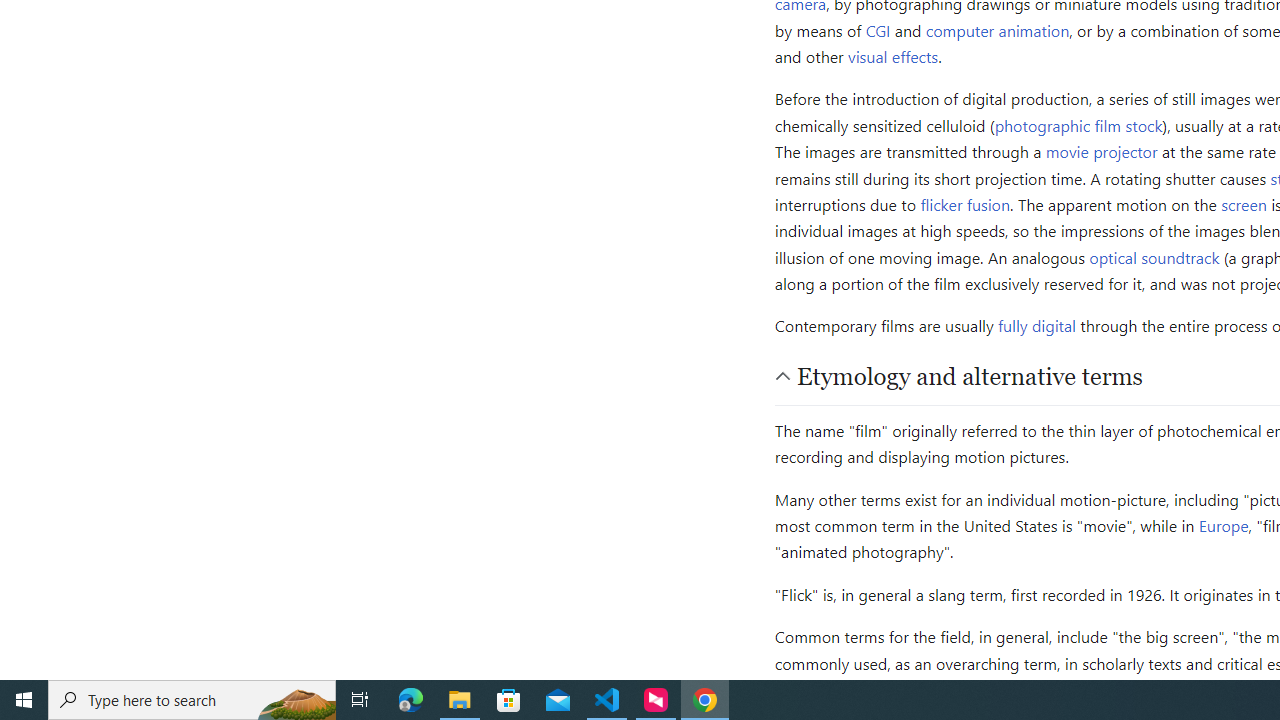 The height and width of the screenshot is (720, 1280). What do you see at coordinates (1154, 256) in the screenshot?
I see `'optical soundtrack'` at bounding box center [1154, 256].